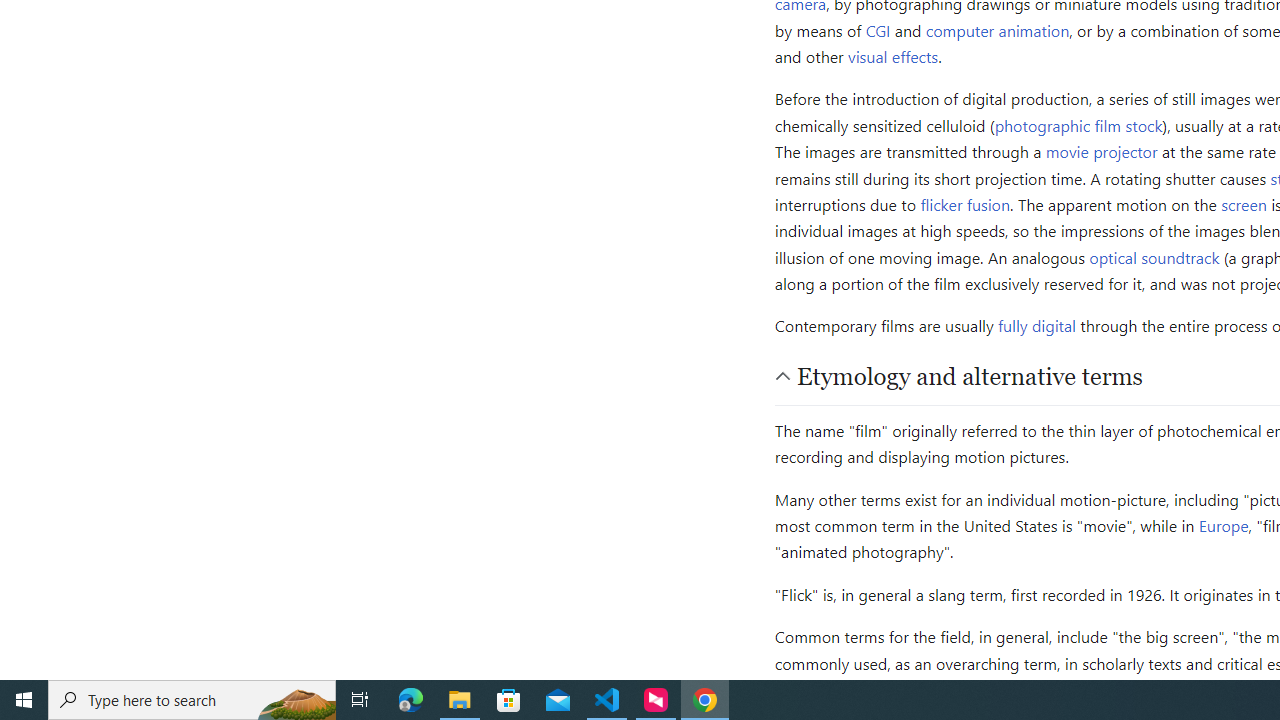 The height and width of the screenshot is (720, 1280). What do you see at coordinates (1154, 256) in the screenshot?
I see `'optical soundtrack'` at bounding box center [1154, 256].